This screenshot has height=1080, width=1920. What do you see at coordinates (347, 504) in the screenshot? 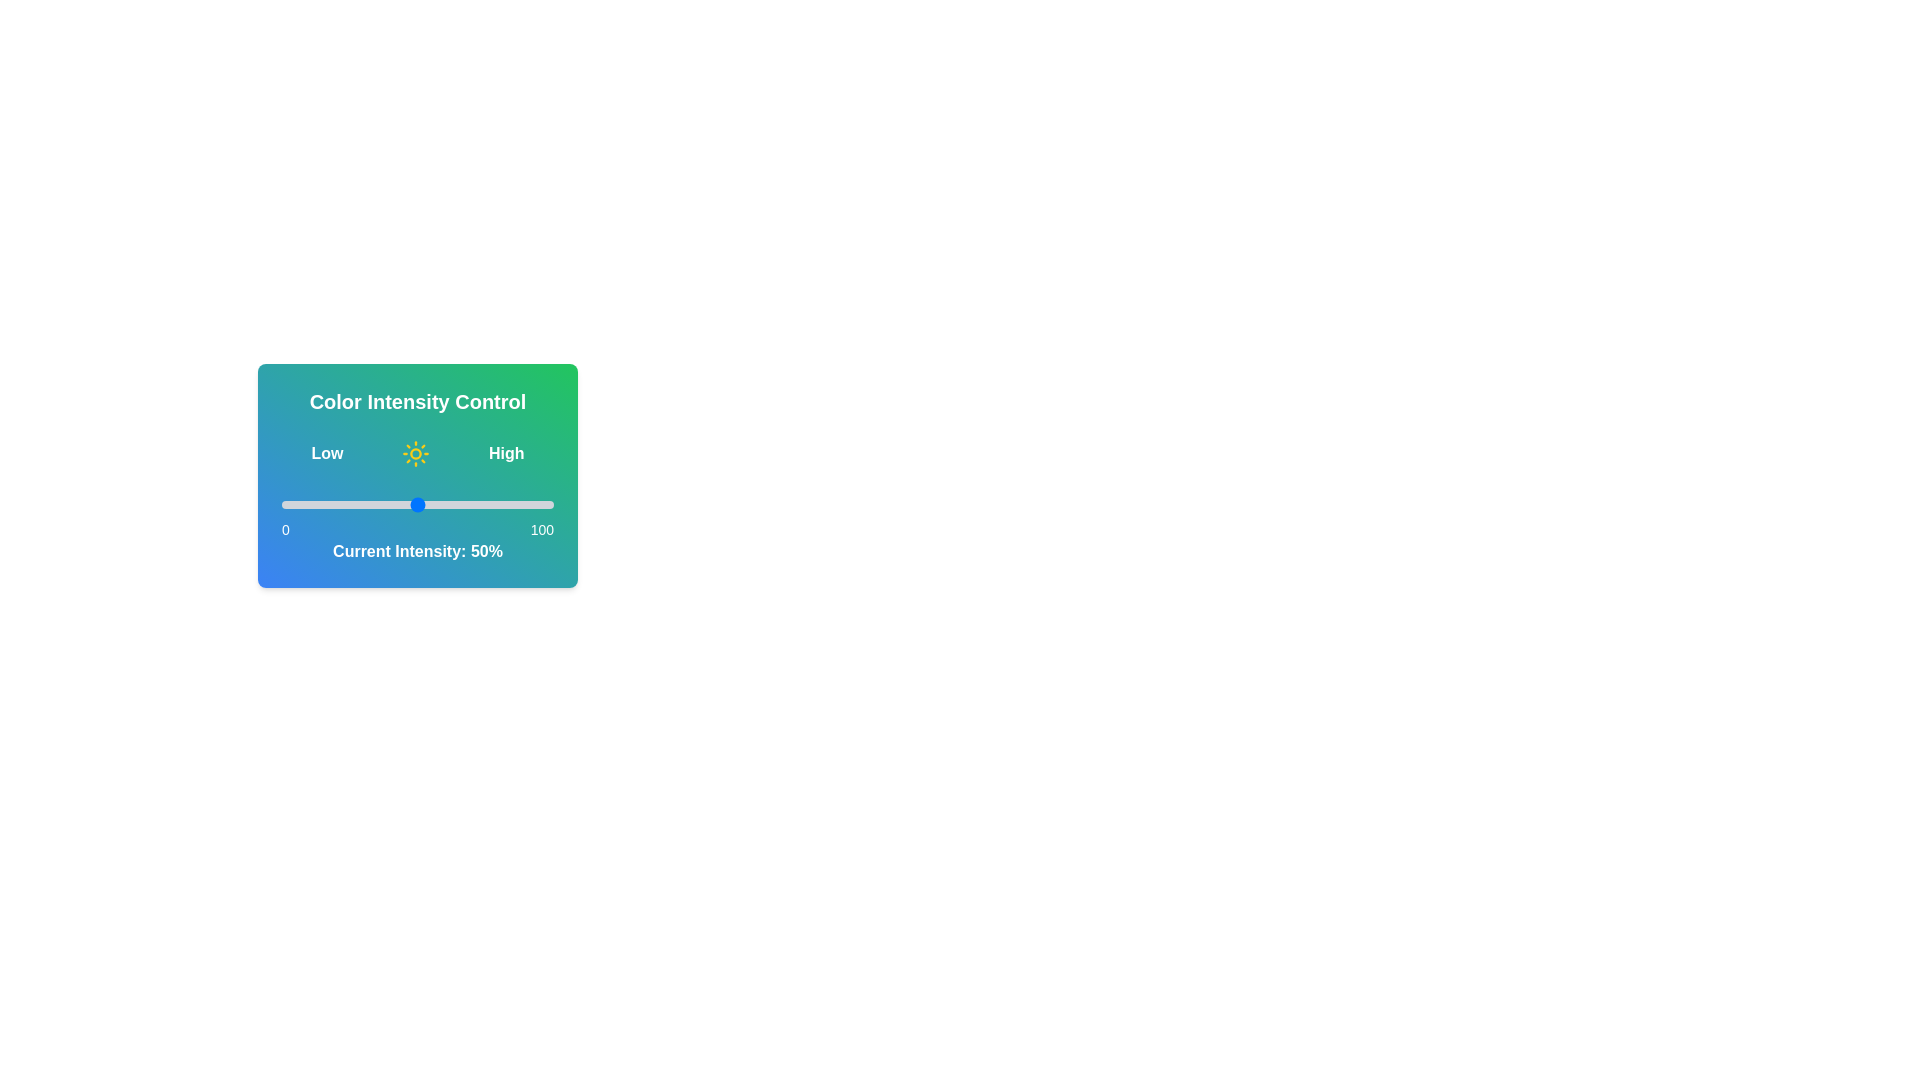
I see `the intensity value` at bounding box center [347, 504].